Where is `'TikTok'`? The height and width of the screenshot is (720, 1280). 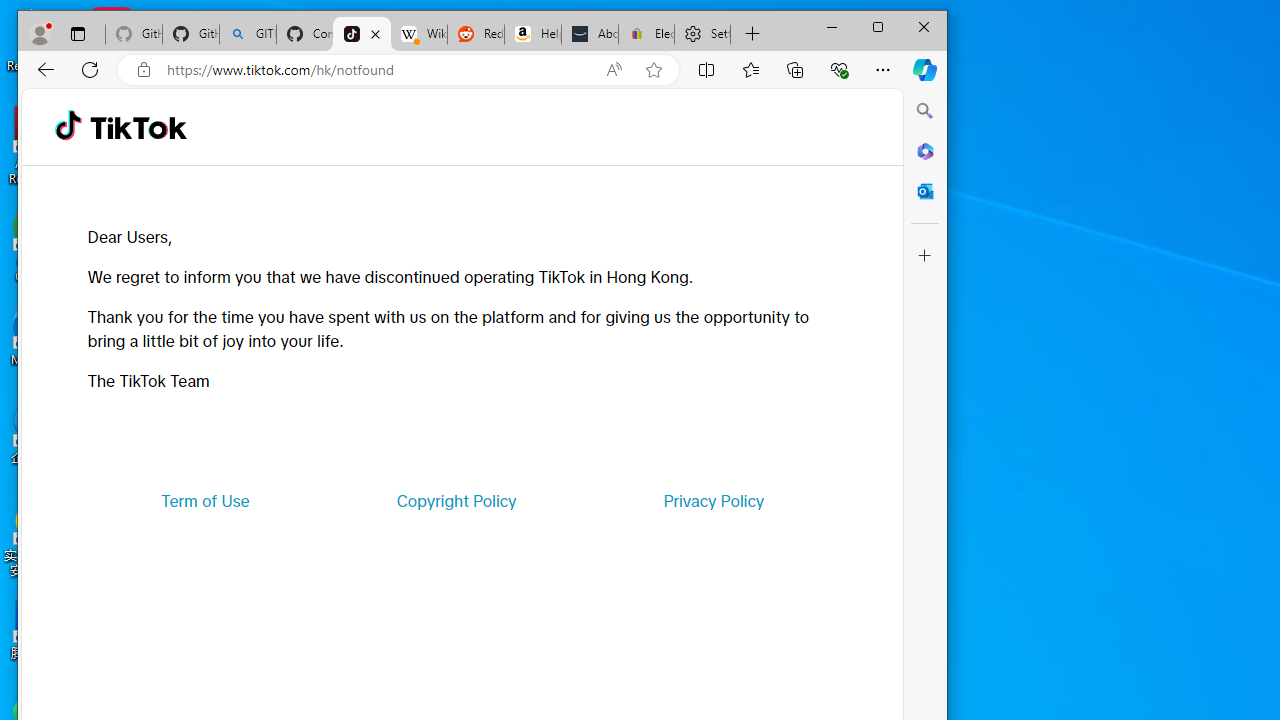 'TikTok' is located at coordinates (362, 34).